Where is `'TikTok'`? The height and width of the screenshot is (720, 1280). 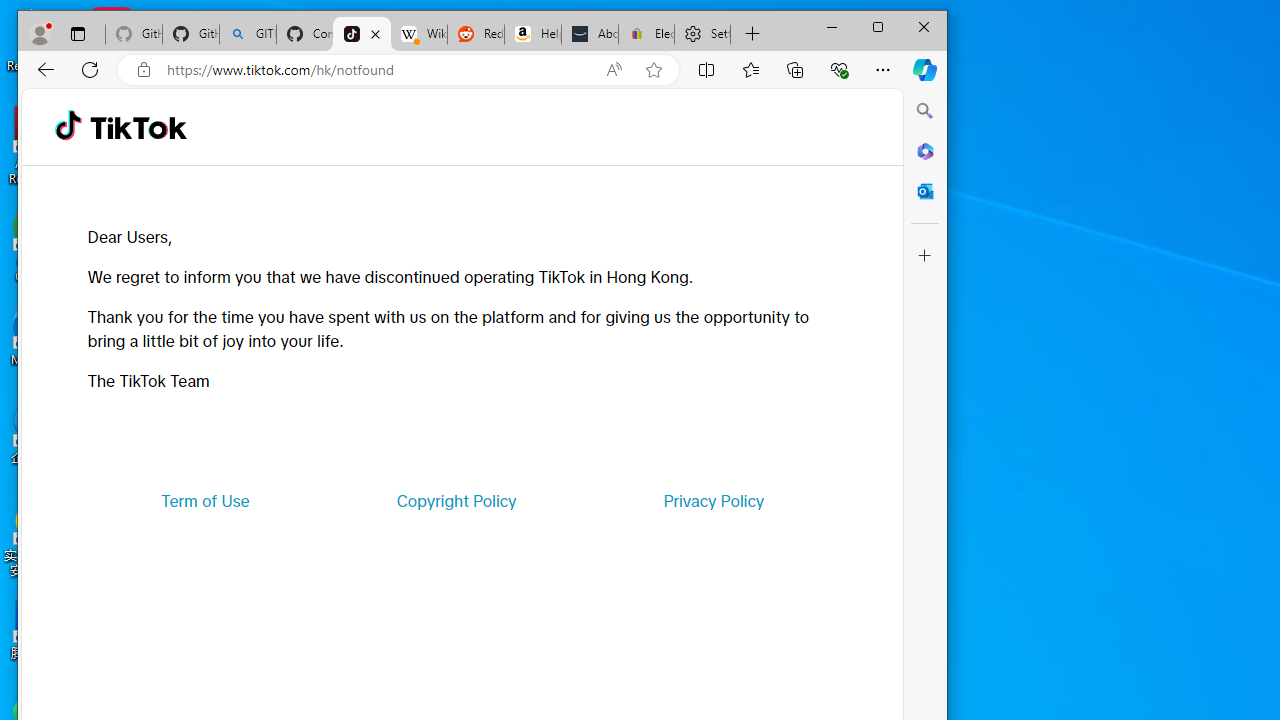 'TikTok' is located at coordinates (362, 34).